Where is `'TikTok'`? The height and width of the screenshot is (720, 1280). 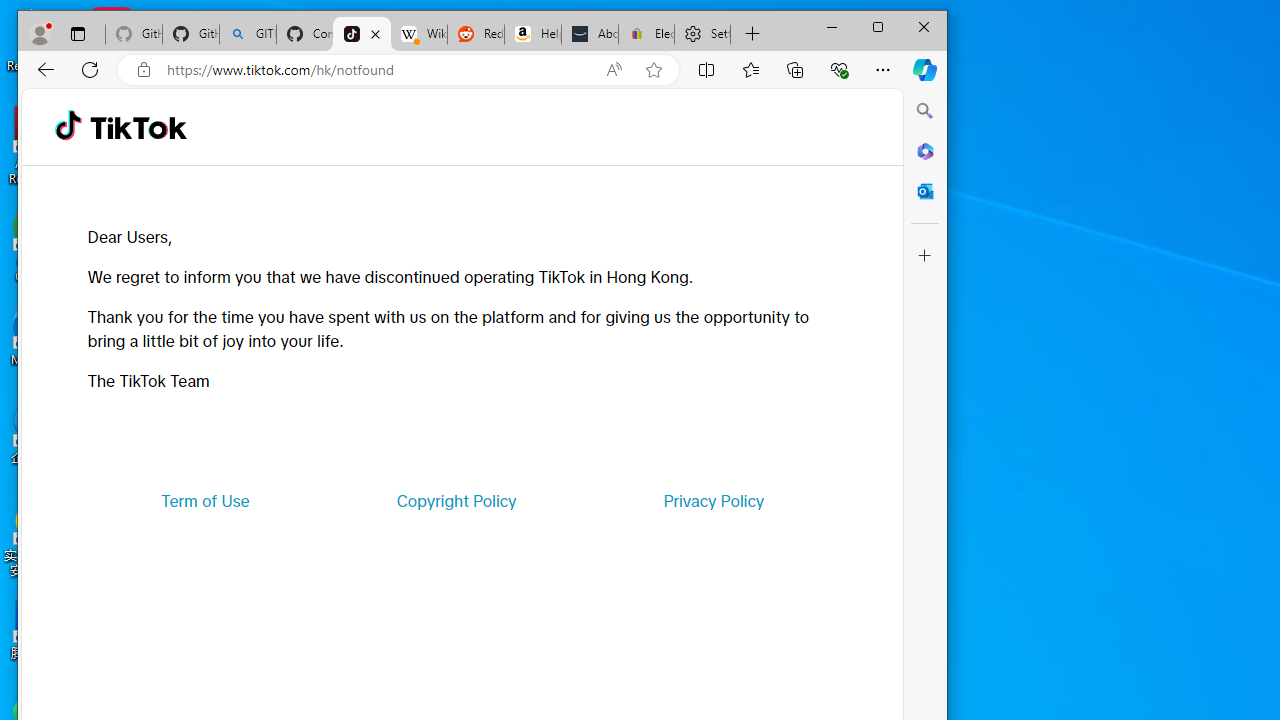 'TikTok' is located at coordinates (362, 34).